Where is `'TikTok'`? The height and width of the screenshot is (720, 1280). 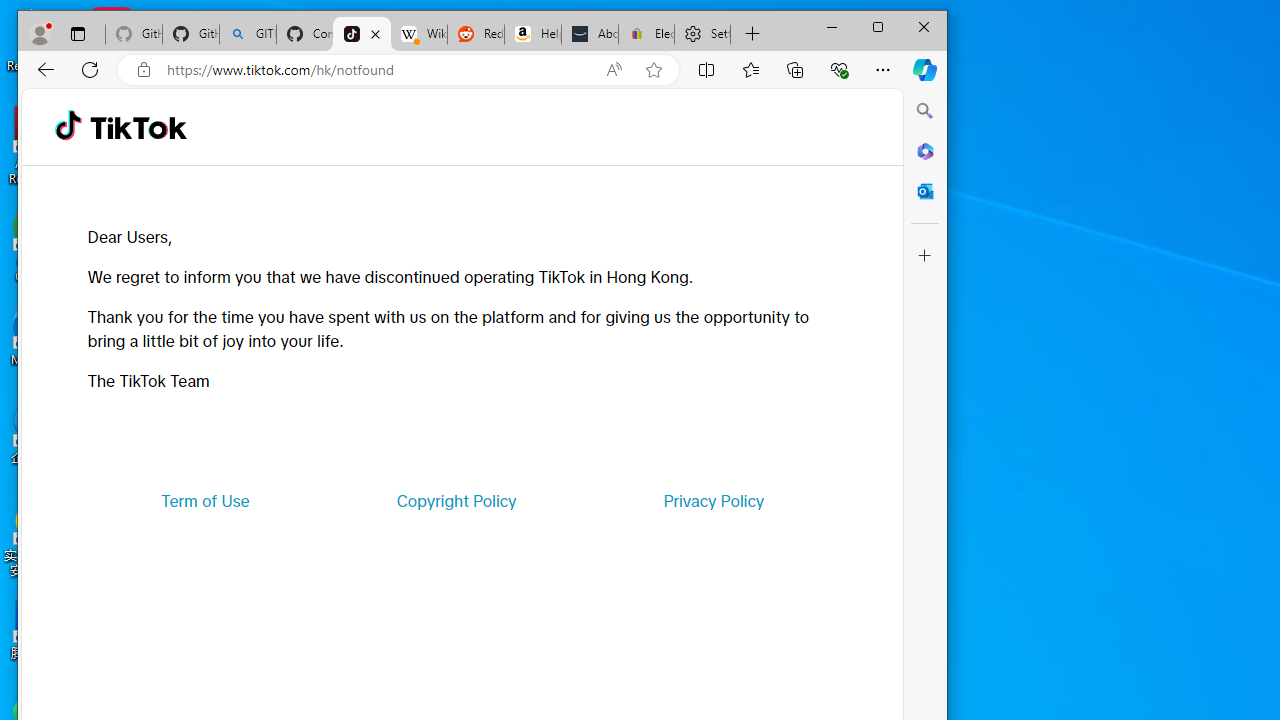 'TikTok' is located at coordinates (362, 34).